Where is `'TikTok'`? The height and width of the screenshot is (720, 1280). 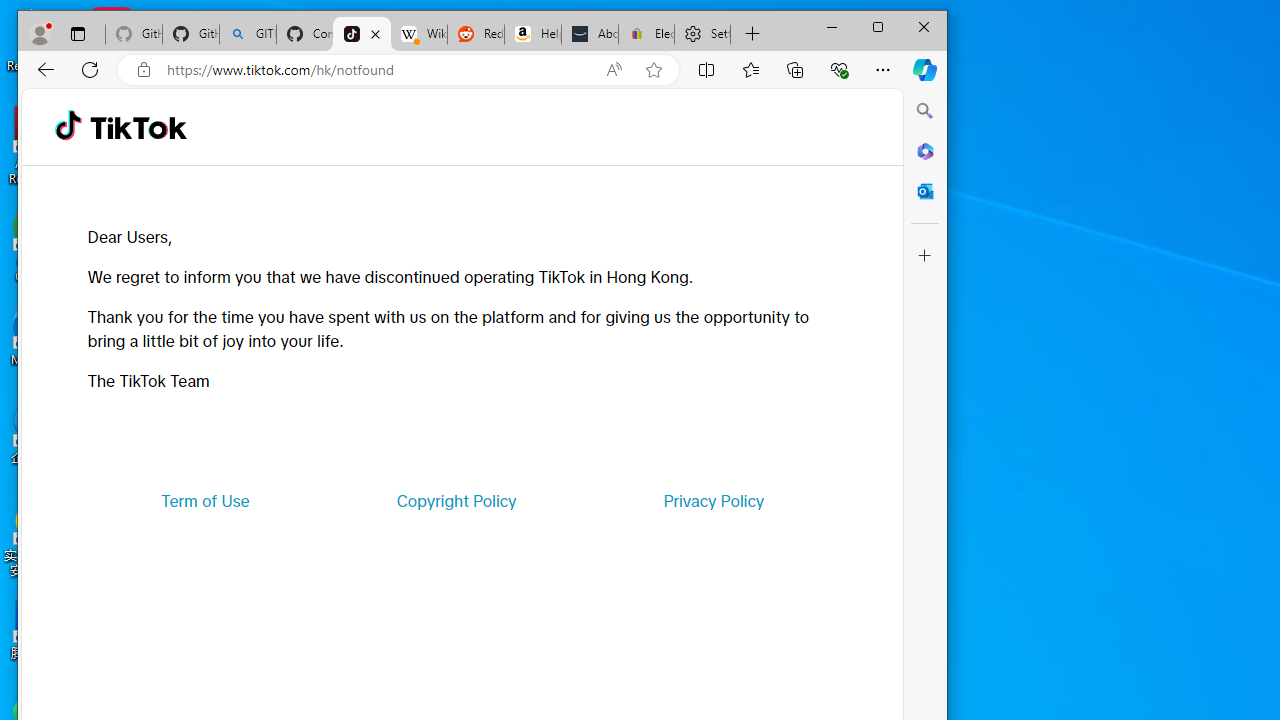 'TikTok' is located at coordinates (362, 34).